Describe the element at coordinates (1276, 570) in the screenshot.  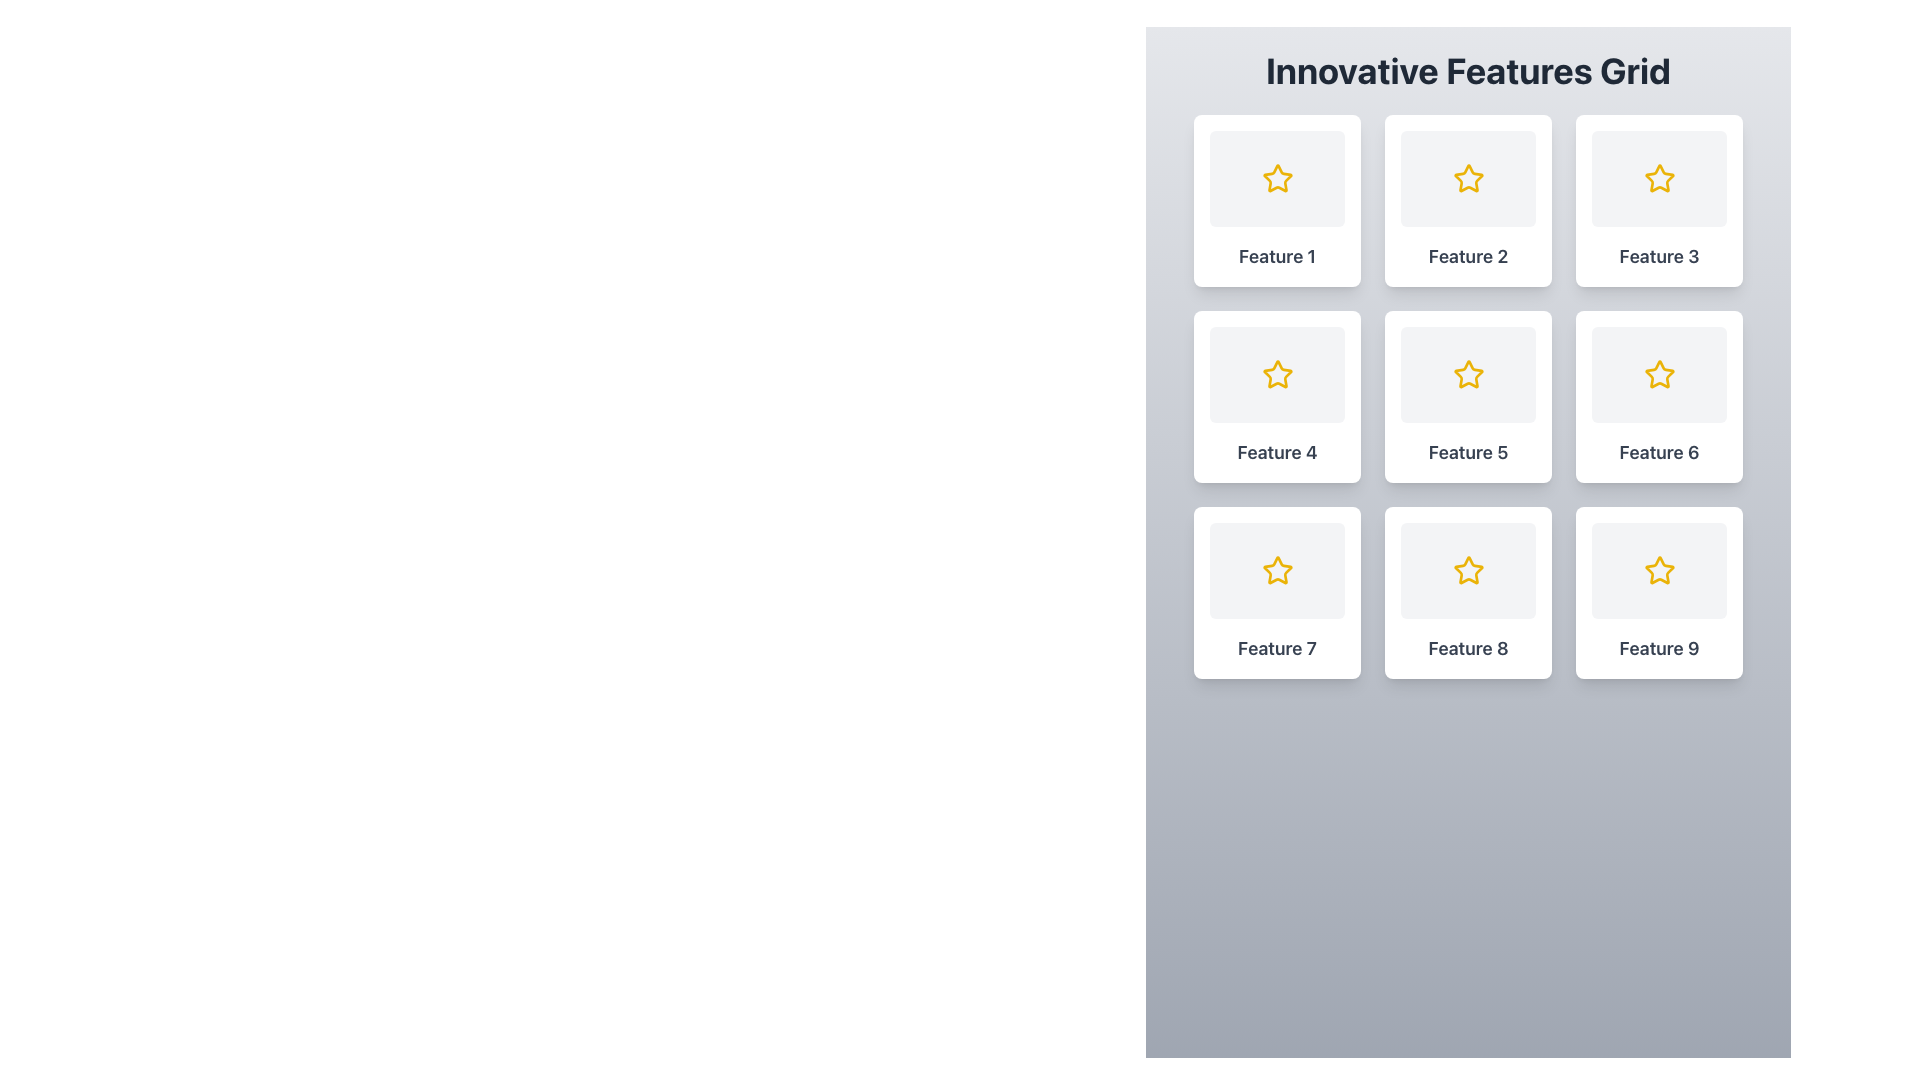
I see `the star icon located in the seventh position of a 3x3 grid layout` at that location.